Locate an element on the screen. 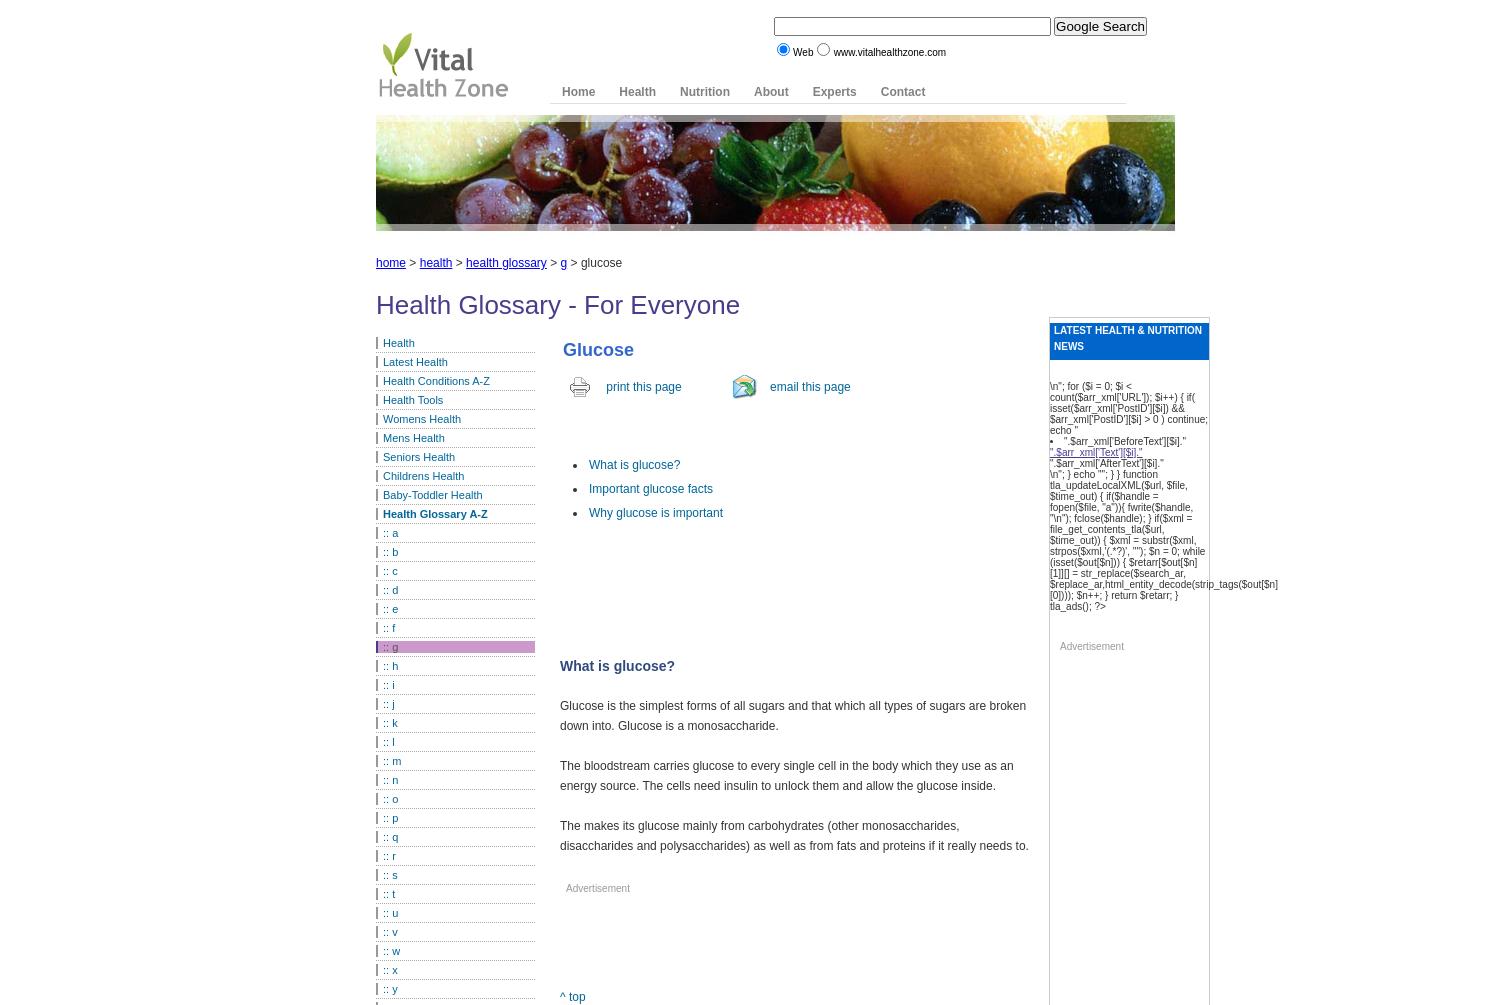 This screenshot has width=1500, height=1005. ':: b' is located at coordinates (390, 551).